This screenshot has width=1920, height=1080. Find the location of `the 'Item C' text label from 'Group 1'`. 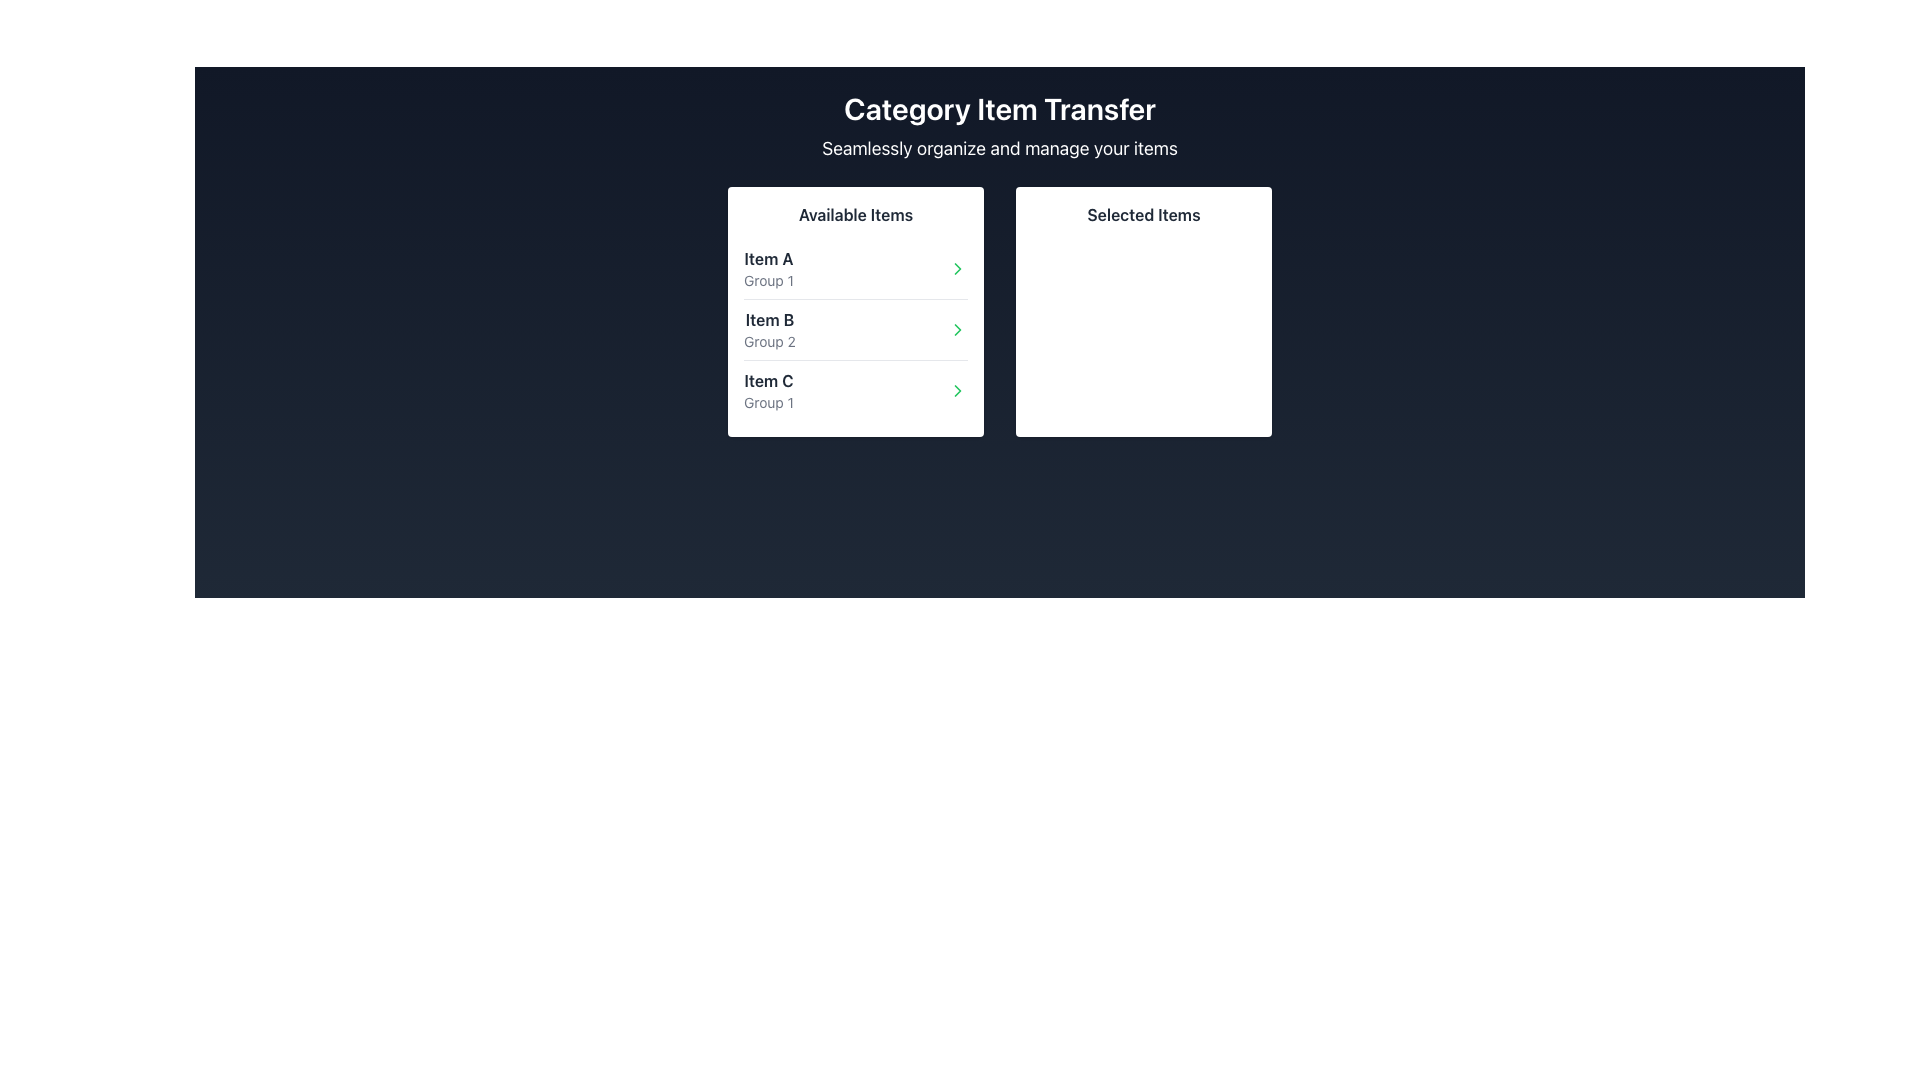

the 'Item C' text label from 'Group 1' is located at coordinates (767, 390).